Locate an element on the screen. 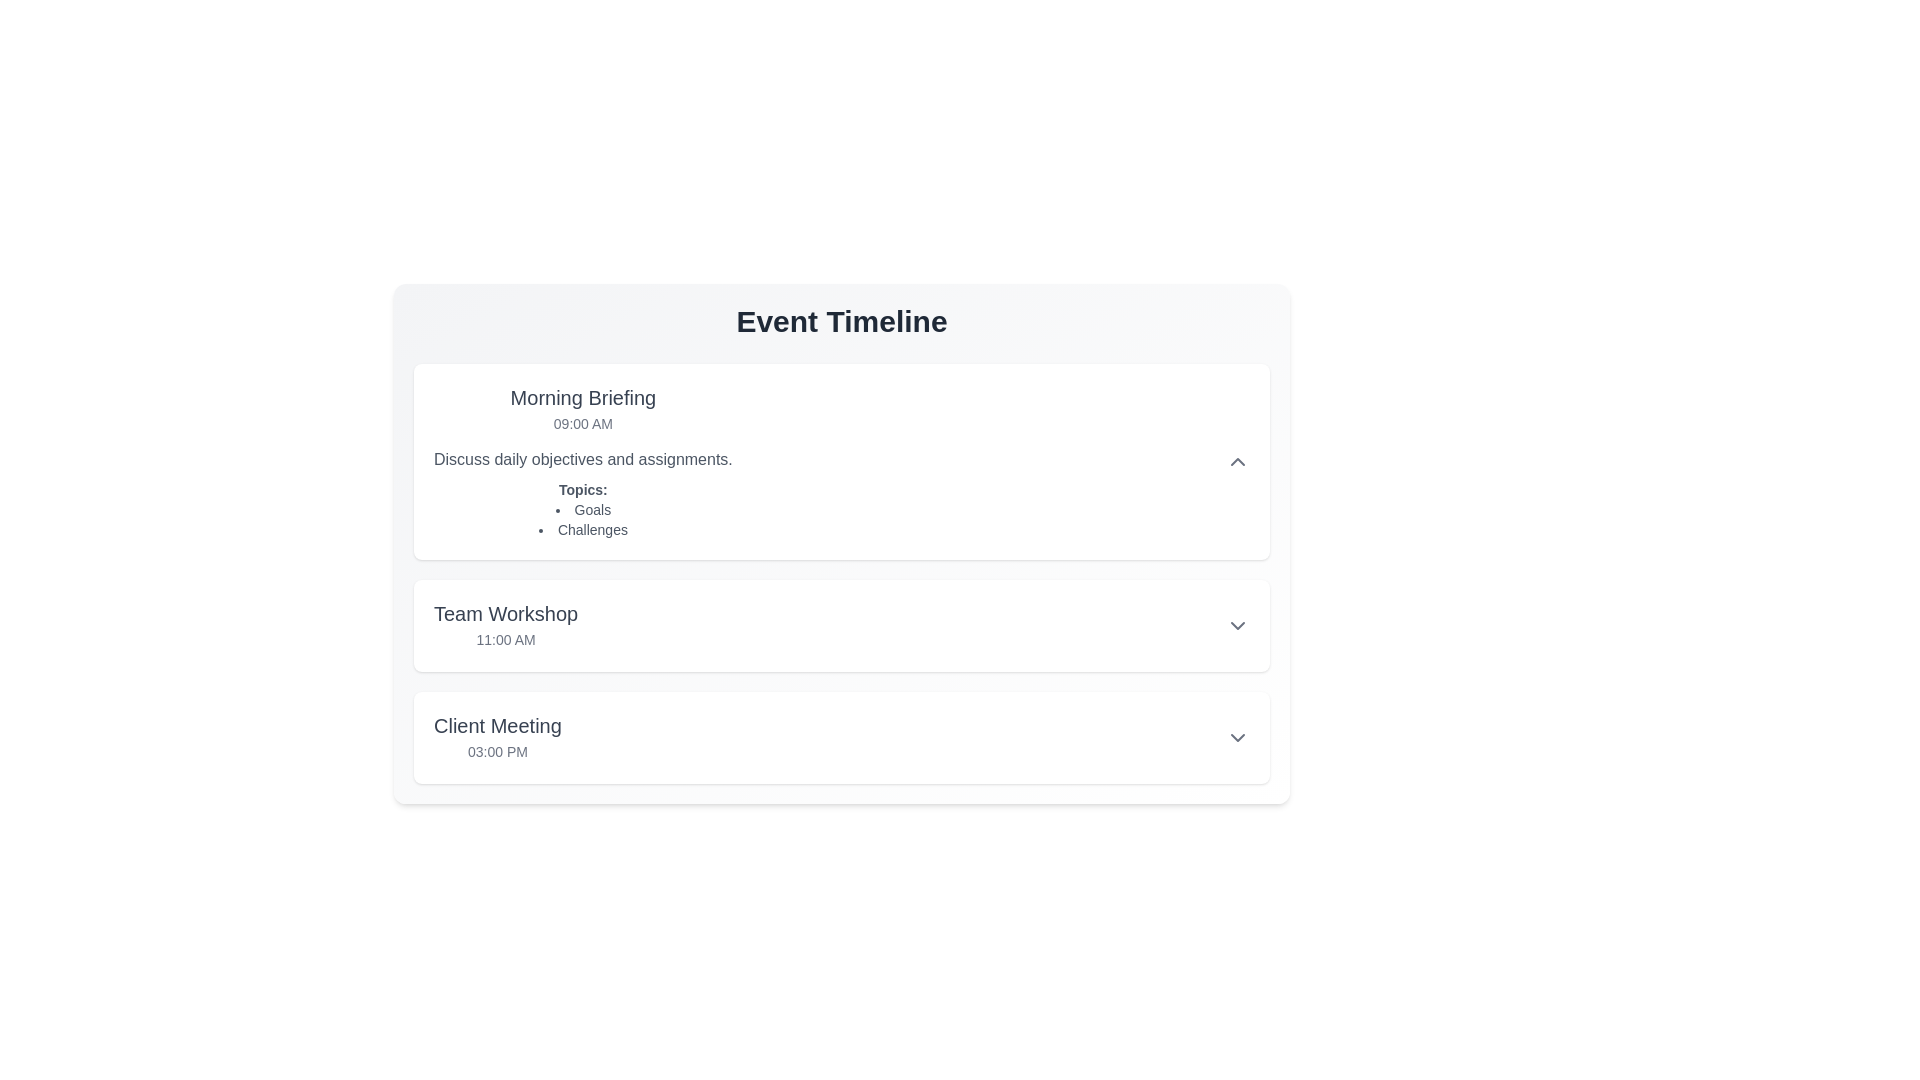  the 'Goals' text label in the 'Morning Briefing' section which is the first item in the bulleted list is located at coordinates (582, 508).